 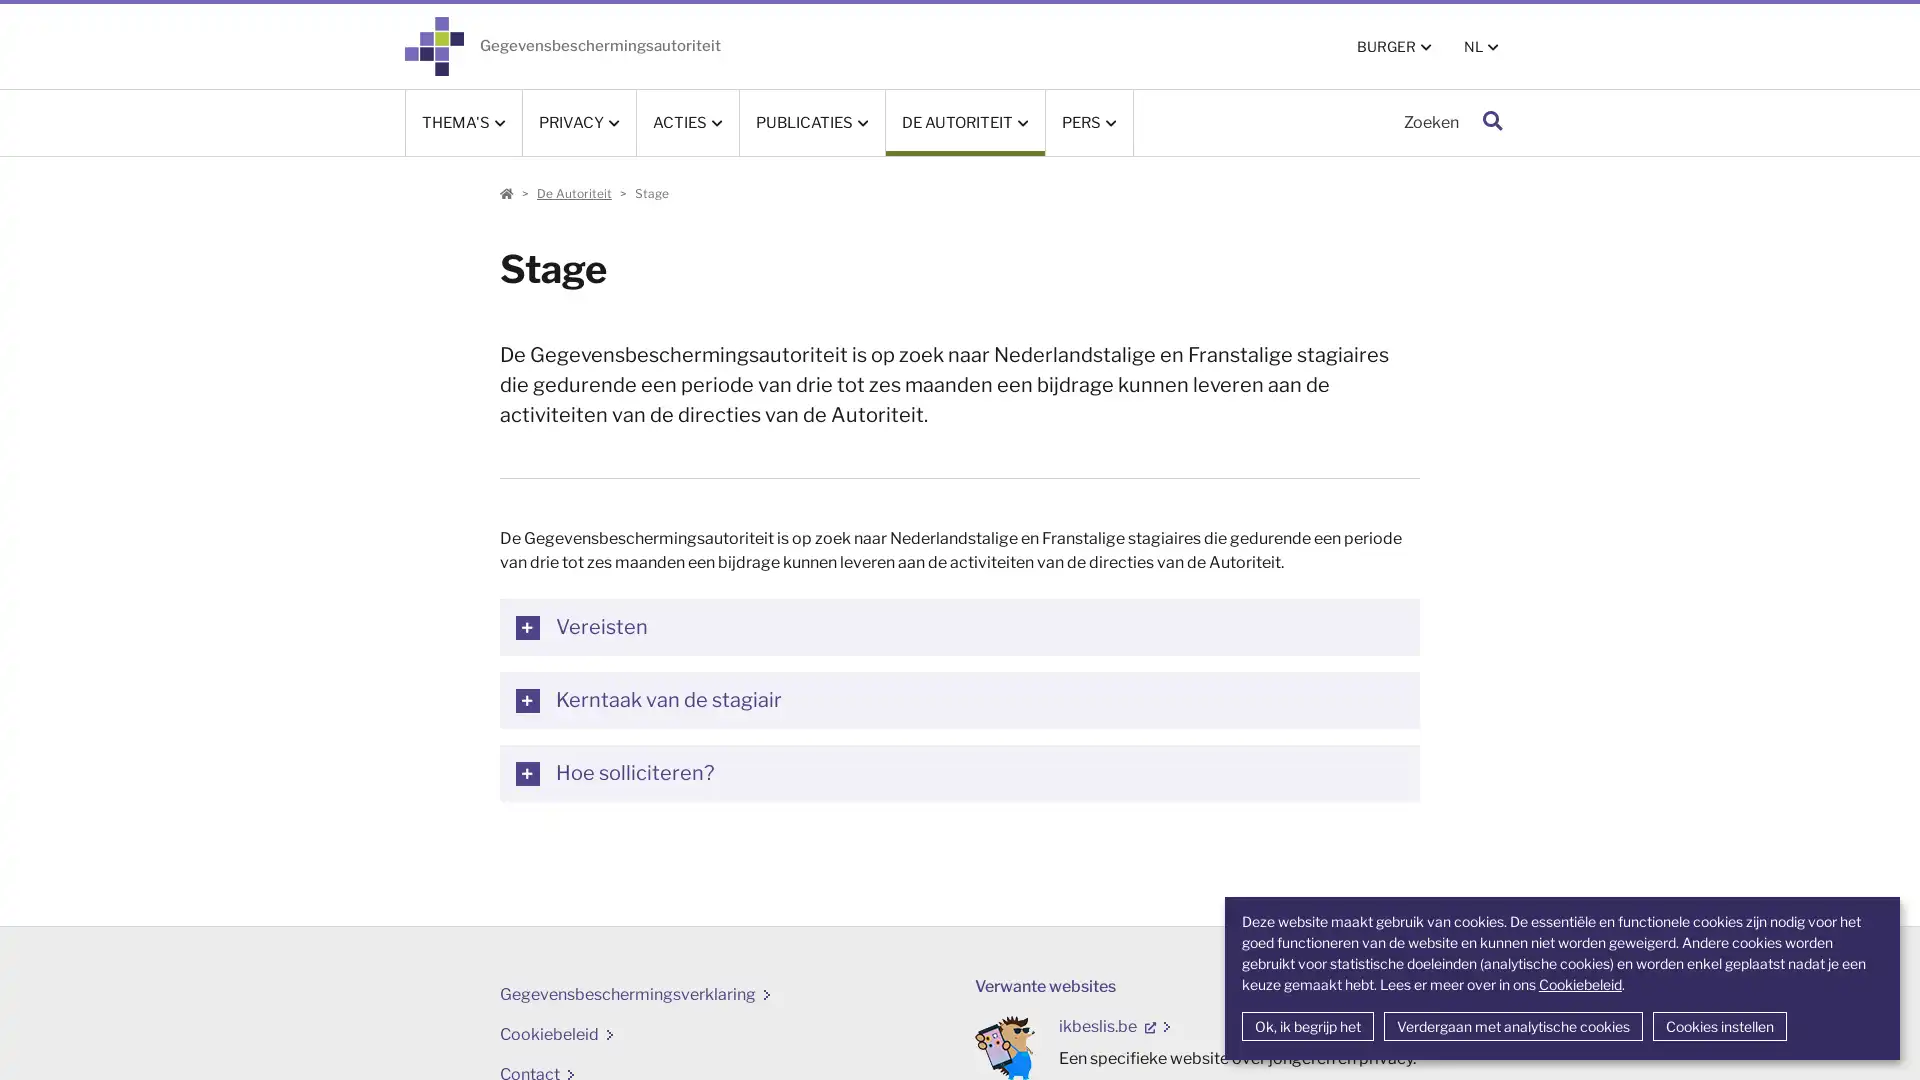 What do you see at coordinates (1717, 1026) in the screenshot?
I see `Cookies instellen` at bounding box center [1717, 1026].